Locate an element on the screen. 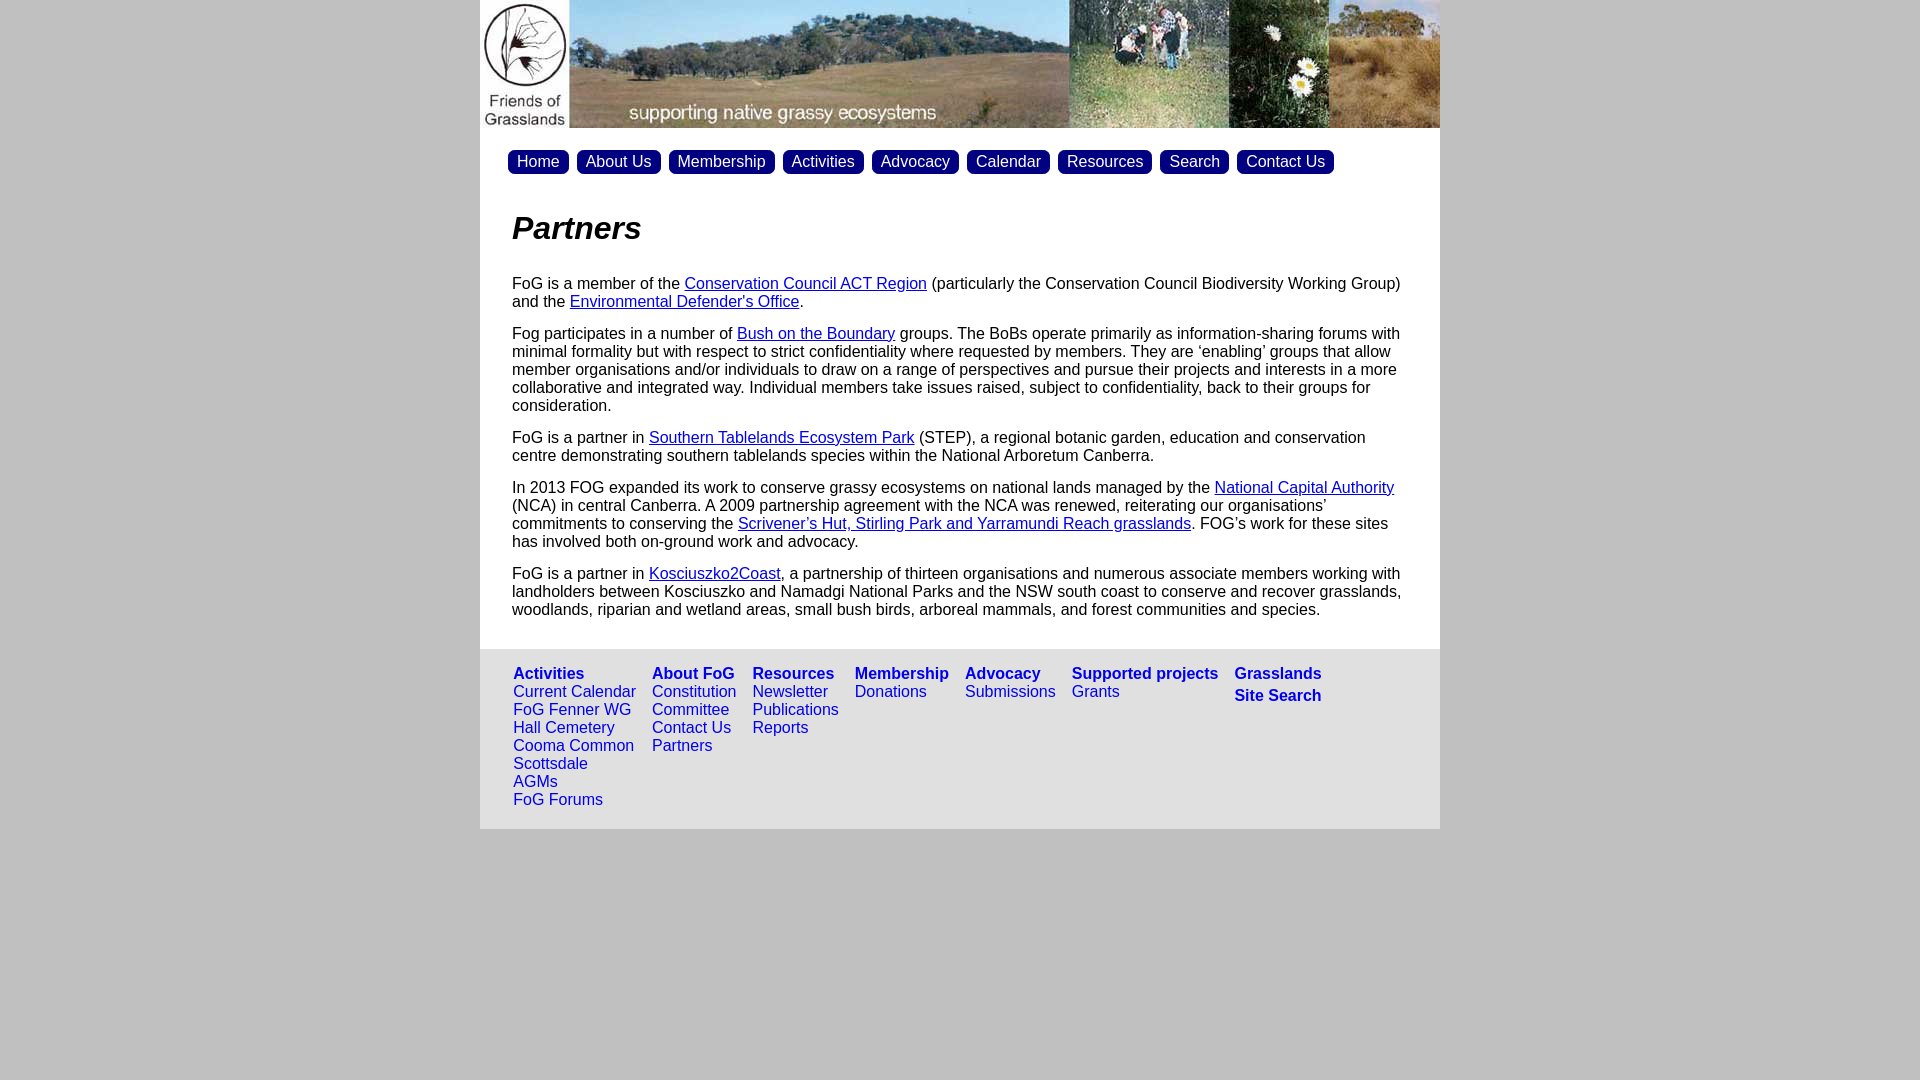  'Partners' is located at coordinates (681, 745).